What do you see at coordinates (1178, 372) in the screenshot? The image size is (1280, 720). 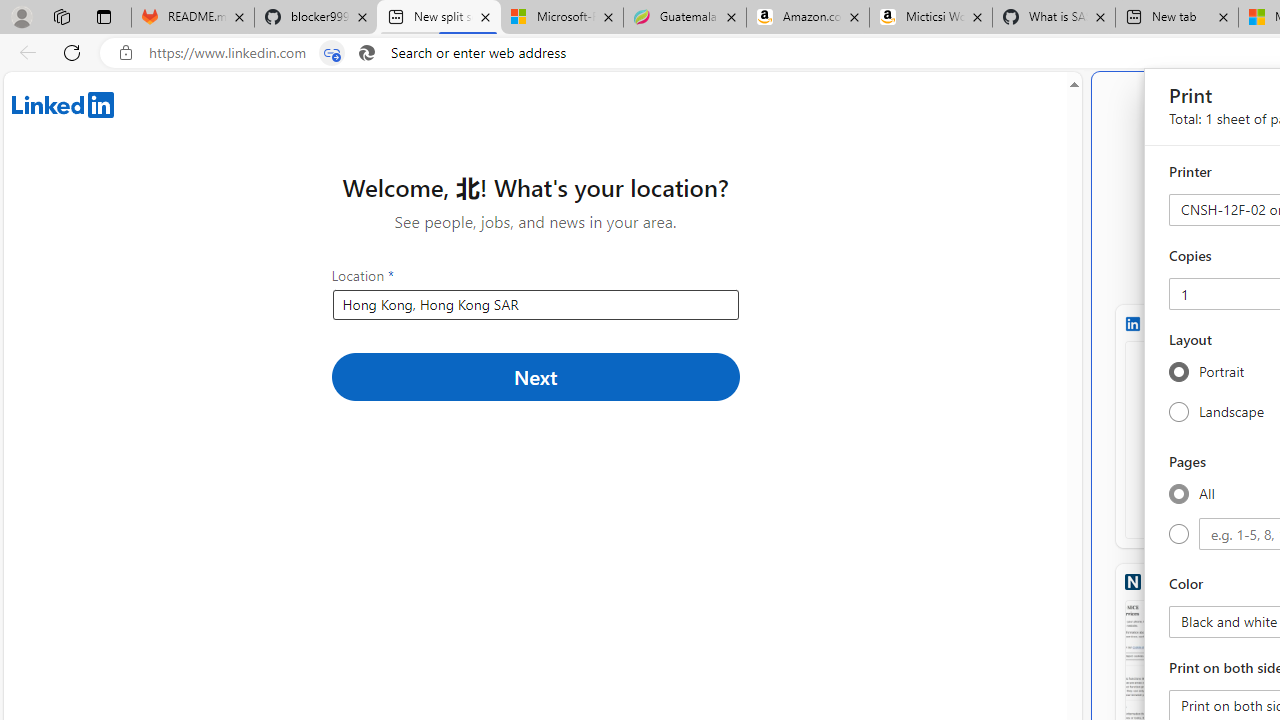 I see `'Portrait'` at bounding box center [1178, 372].